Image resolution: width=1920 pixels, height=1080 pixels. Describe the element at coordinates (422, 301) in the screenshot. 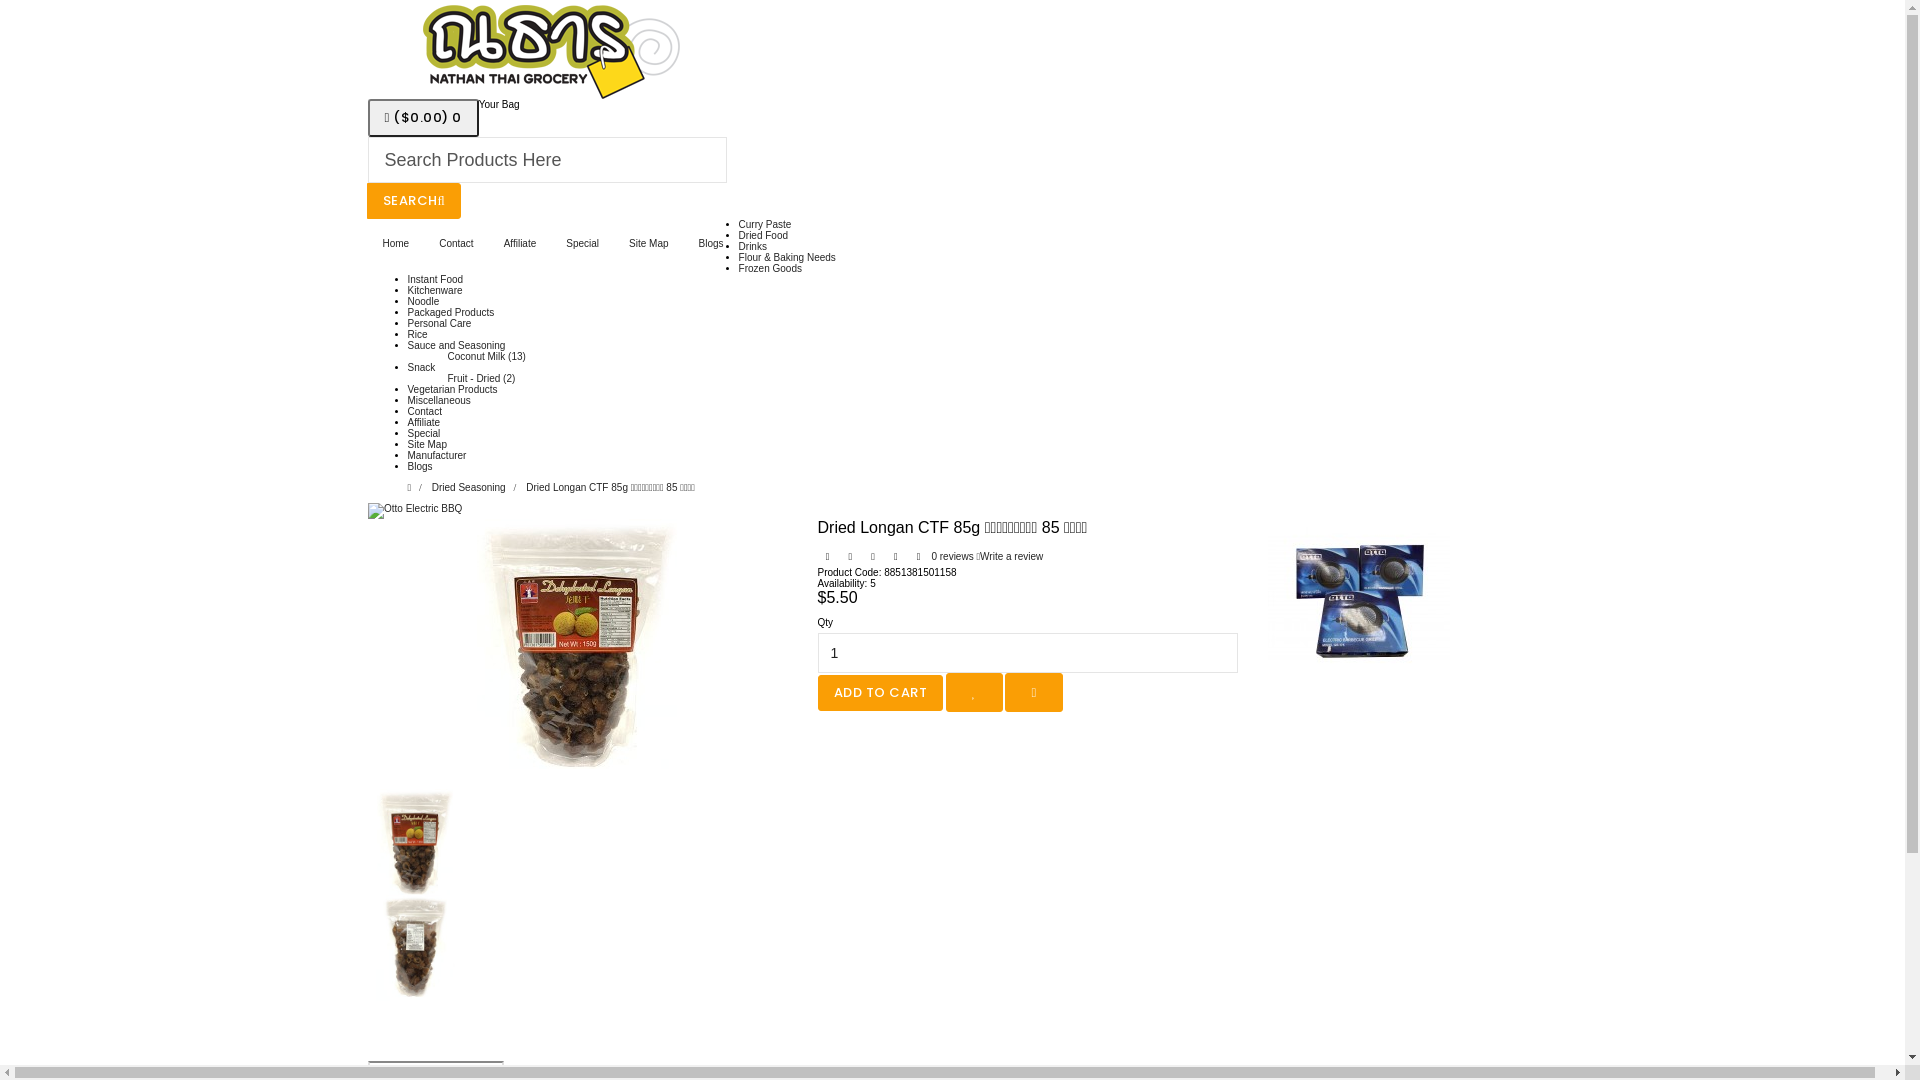

I see `'Noodle'` at that location.